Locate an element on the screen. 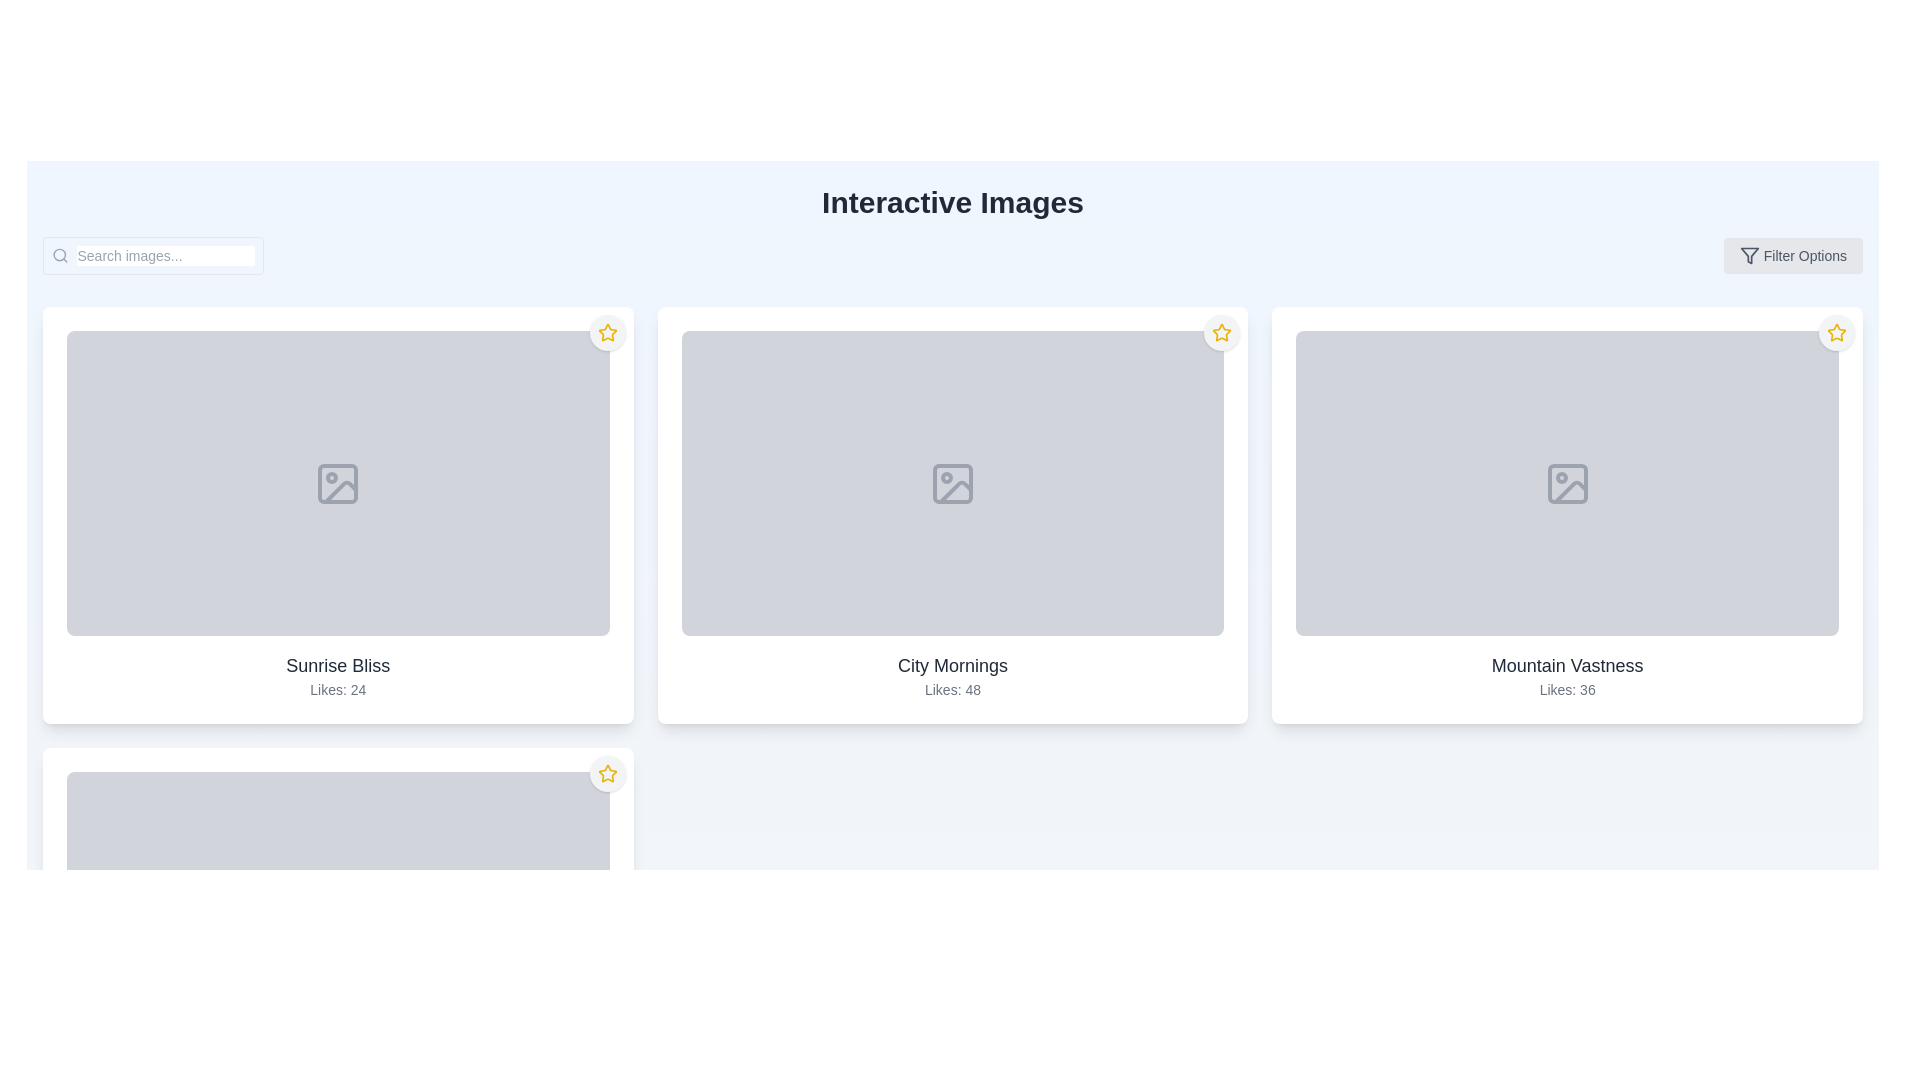  the star icon located at the top-right corner of the 'Sunrise Bliss' image card, which functions as a 'favorite' or 'like' indicator is located at coordinates (606, 331).